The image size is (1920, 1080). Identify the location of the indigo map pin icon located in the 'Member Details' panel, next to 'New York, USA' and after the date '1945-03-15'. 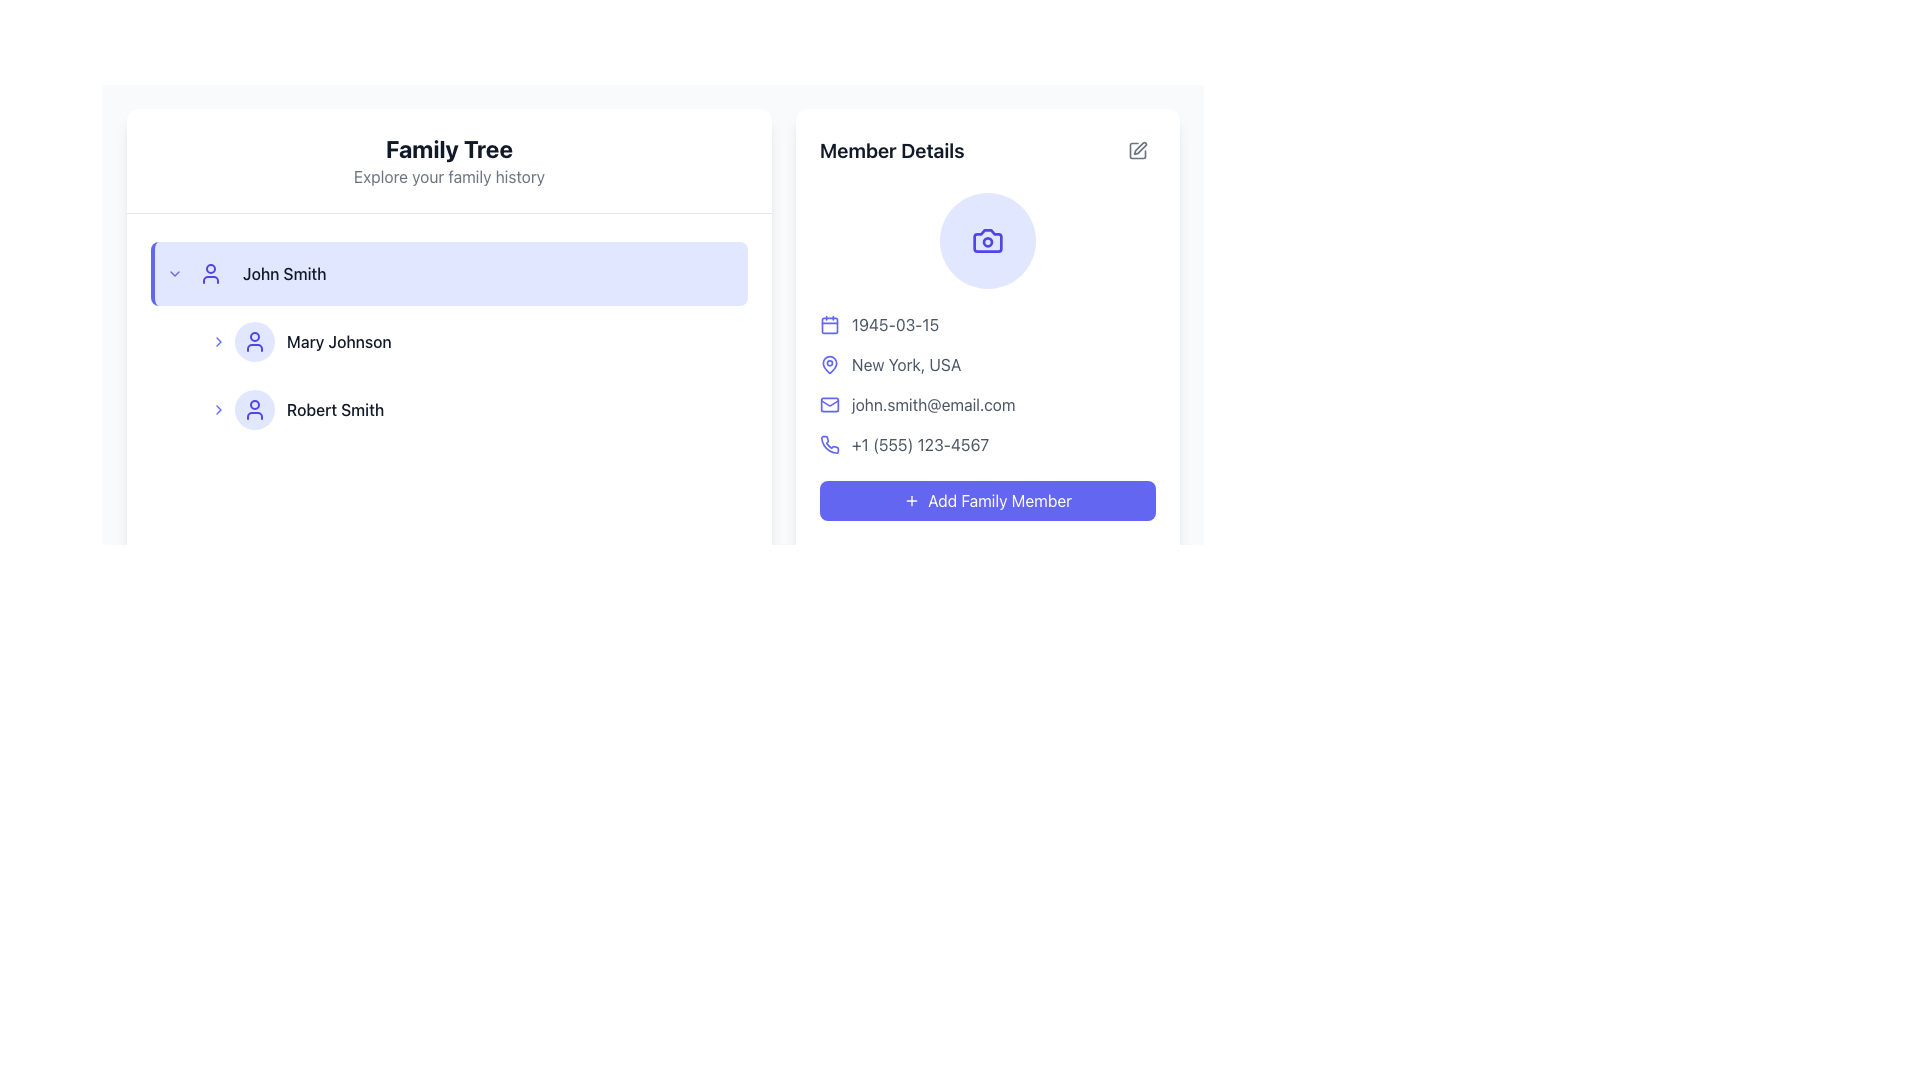
(830, 363).